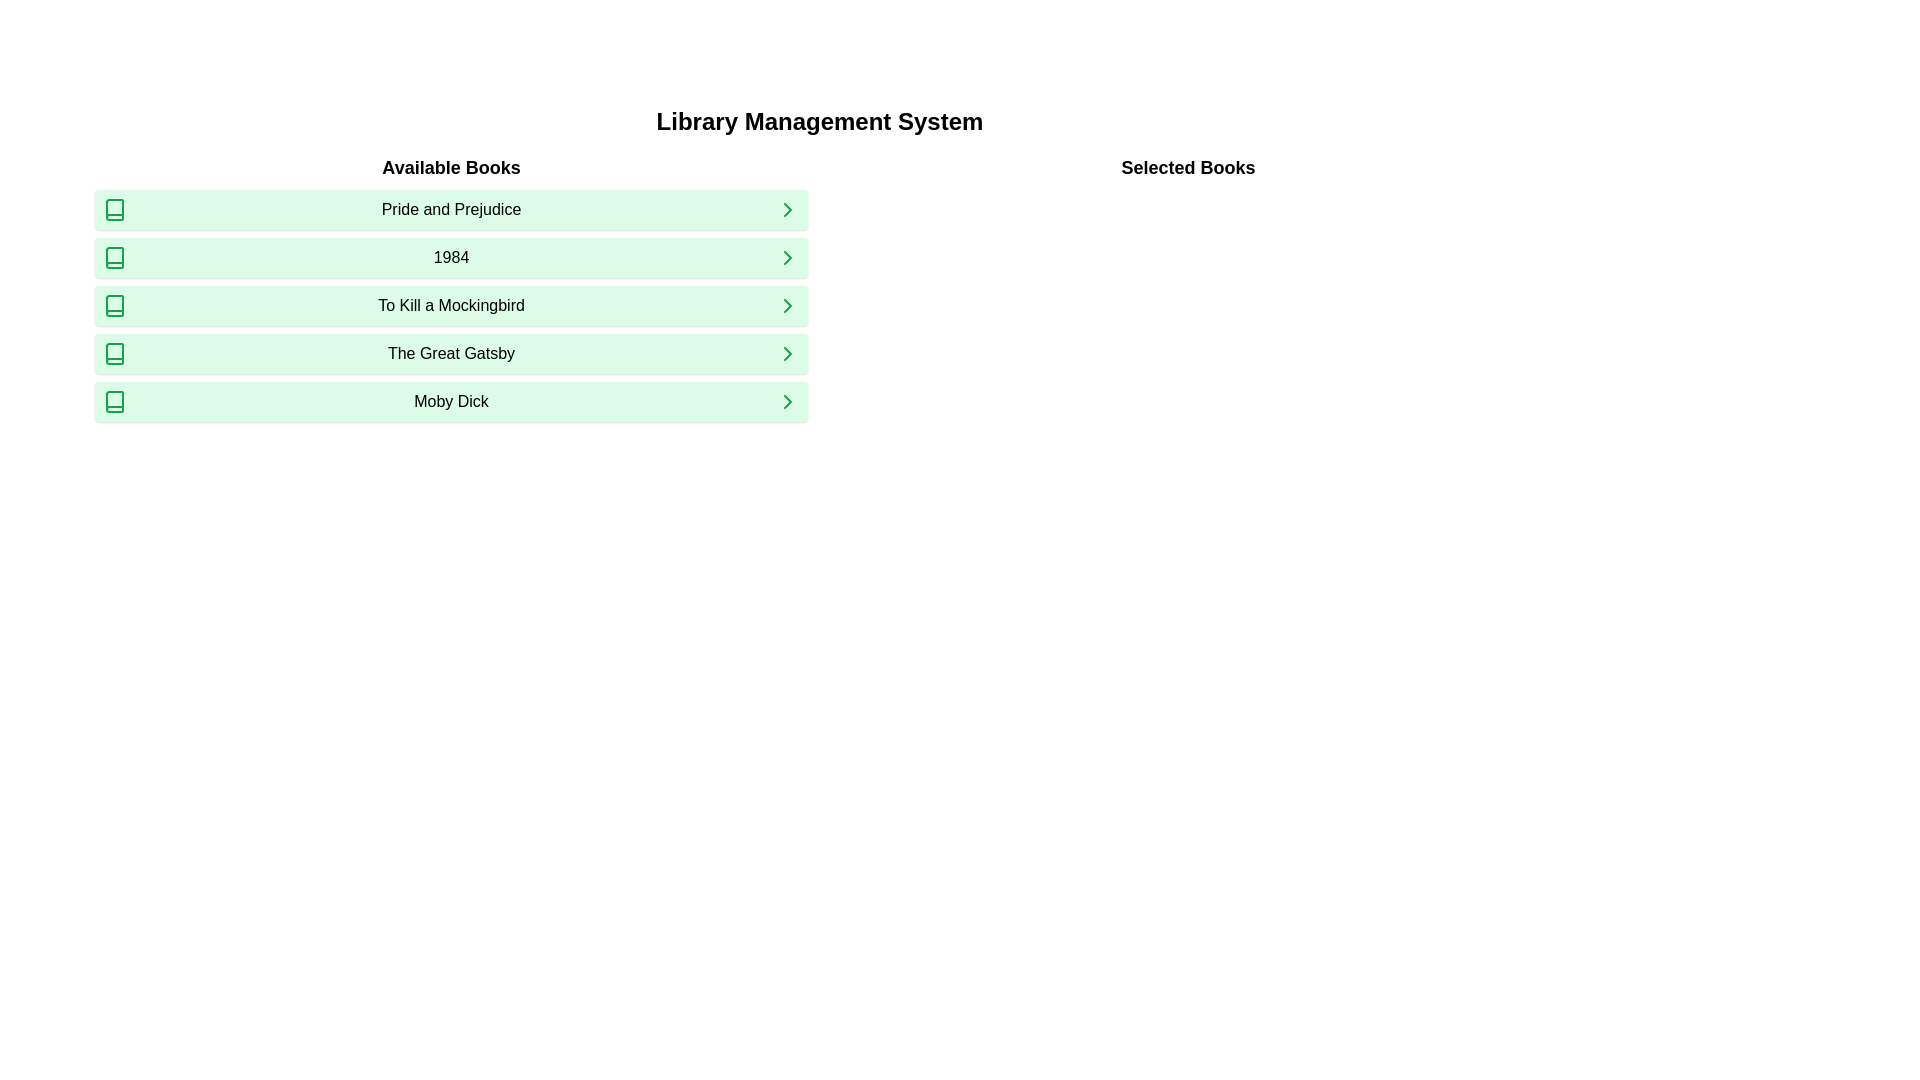  I want to click on the book icon for 'To Kill a Mockingbird', so click(114, 305).